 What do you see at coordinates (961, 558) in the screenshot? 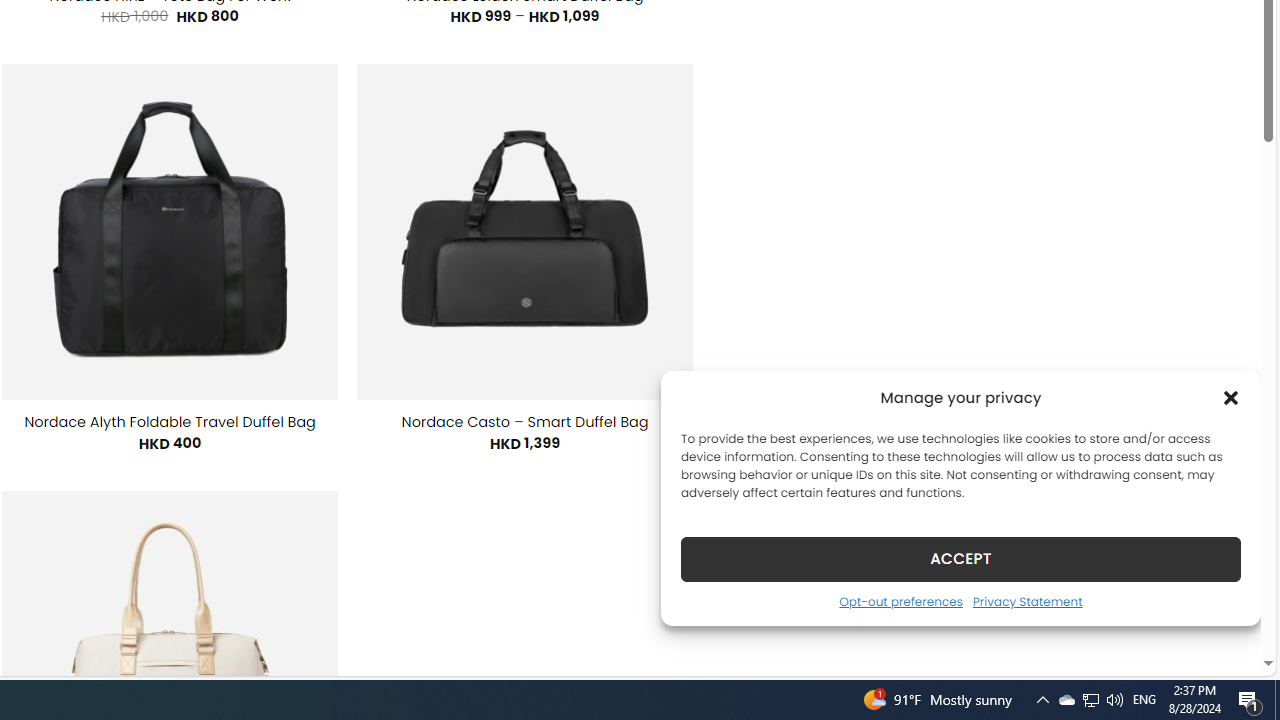
I see `'ACCEPT'` at bounding box center [961, 558].